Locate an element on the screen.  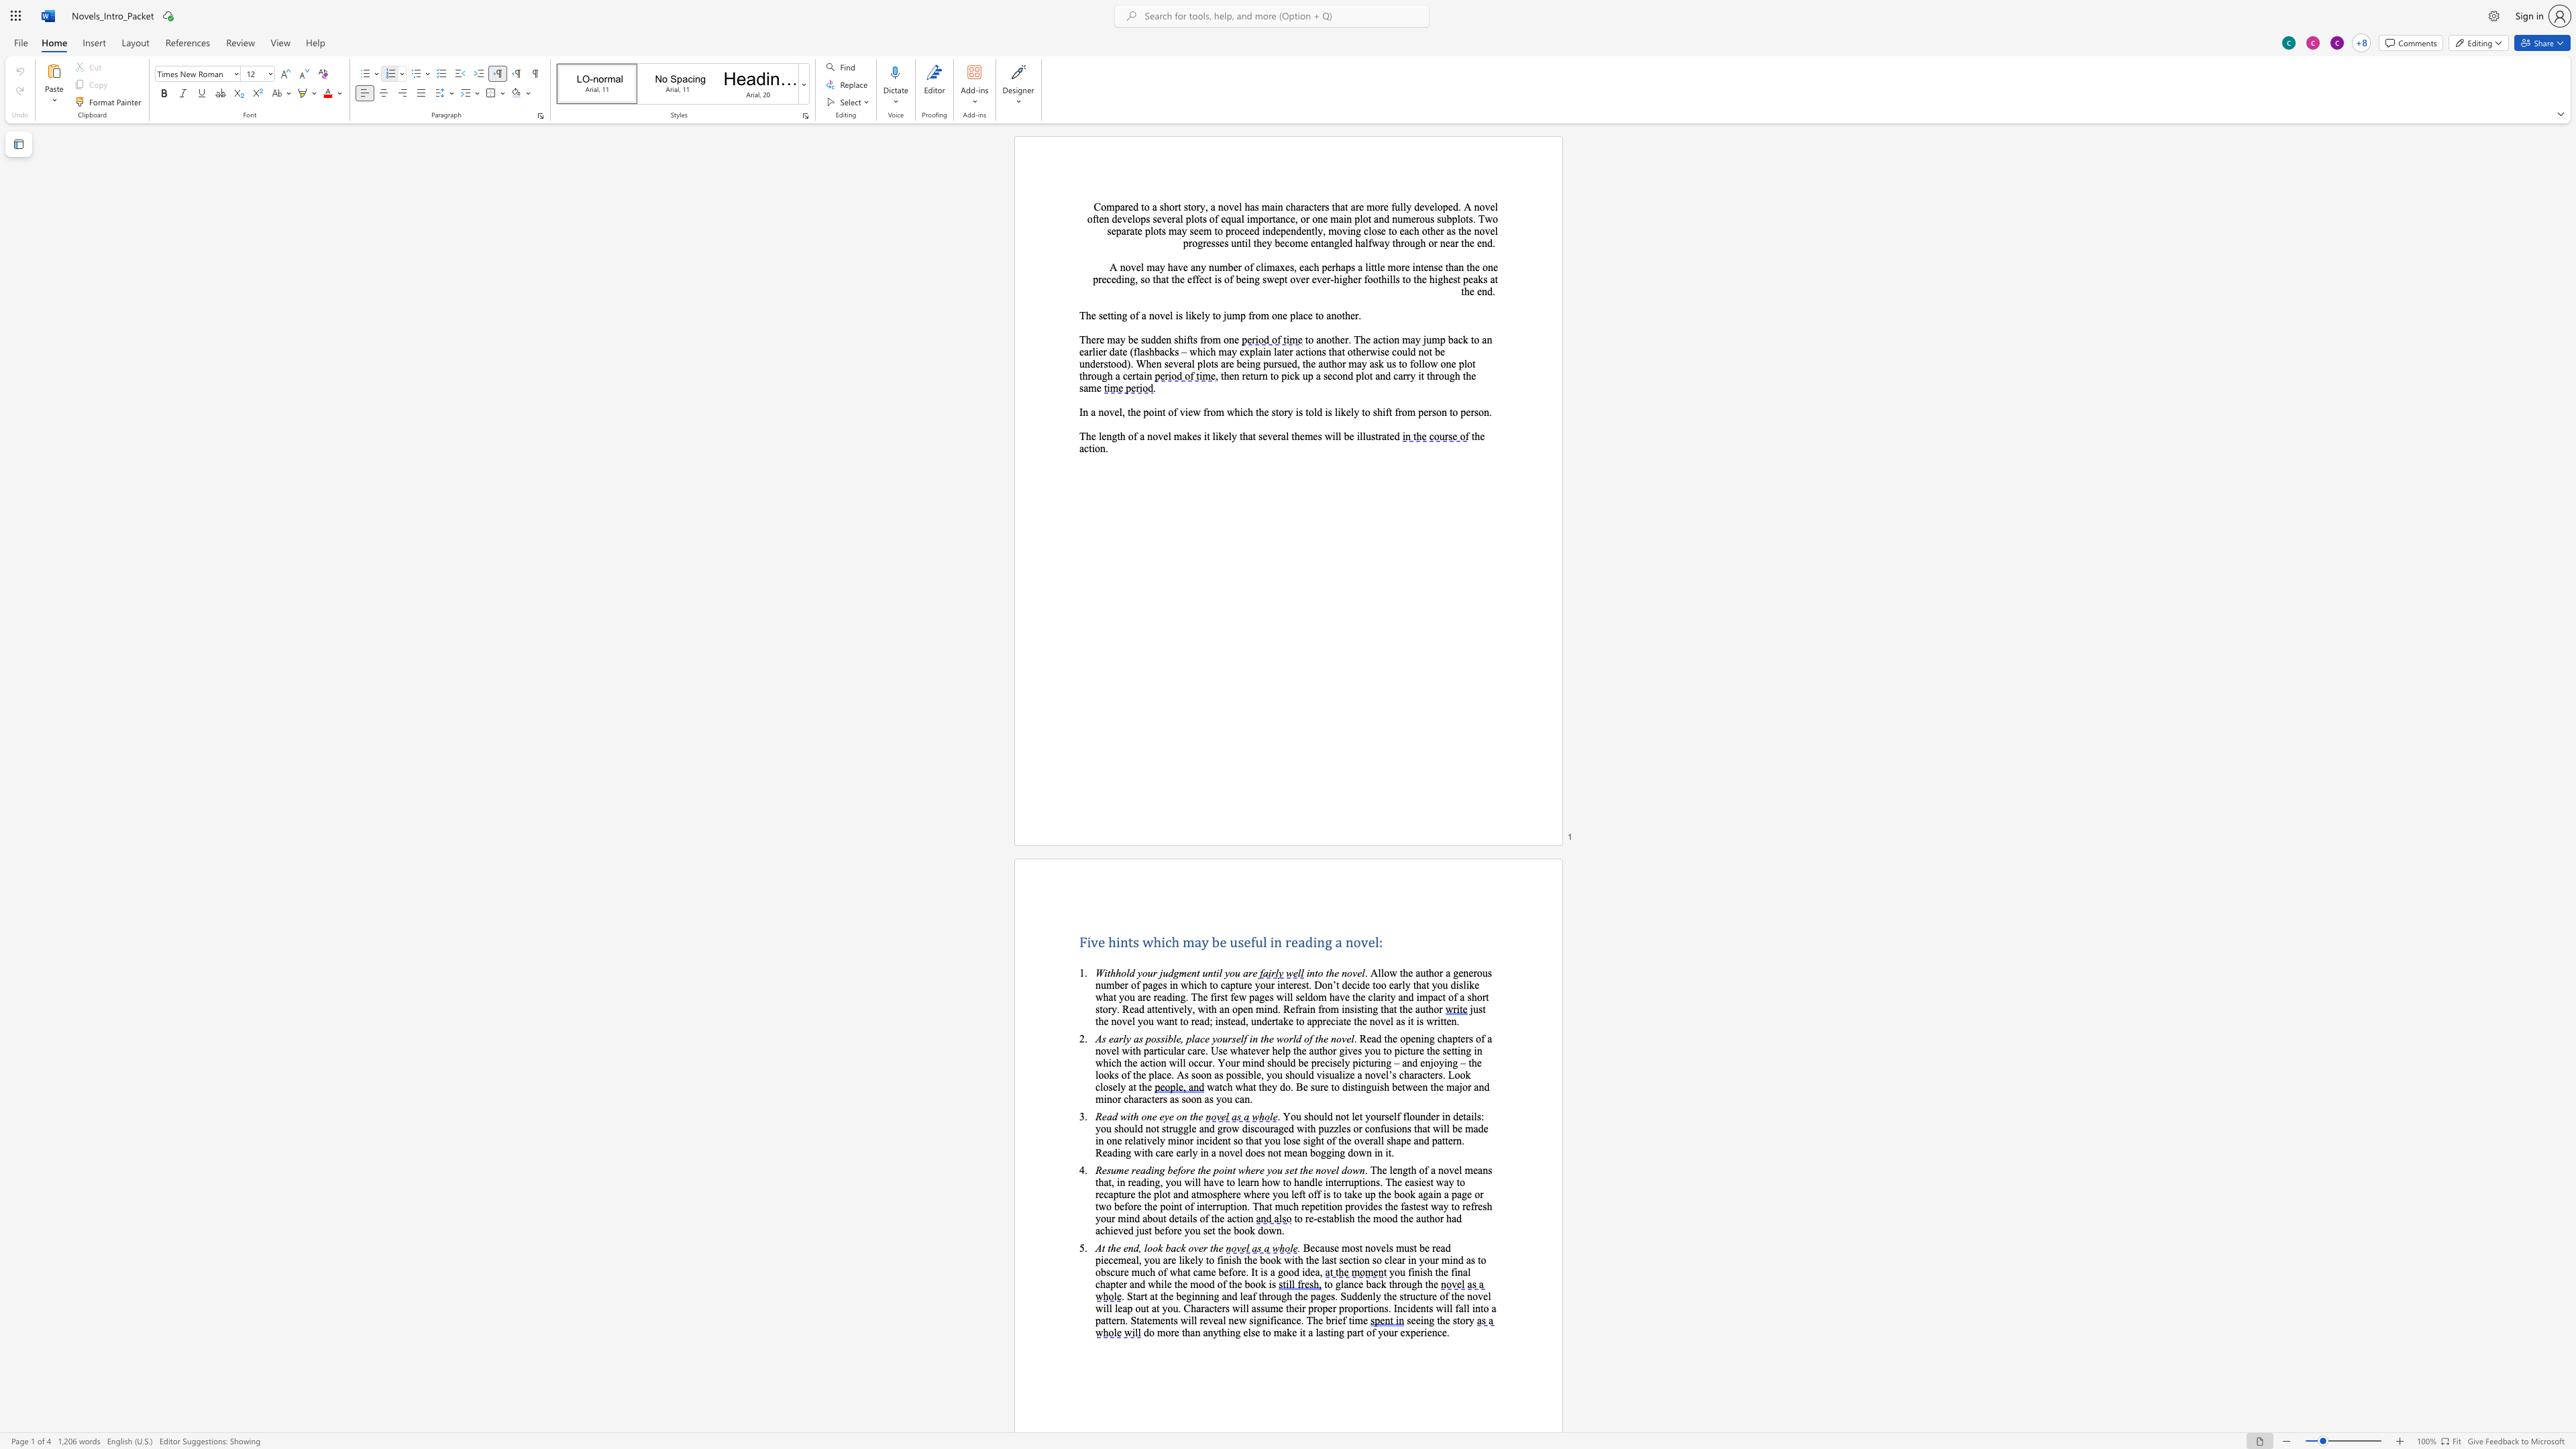
the space between the continuous character "a" and "r" in the text is located at coordinates (1249, 1181).